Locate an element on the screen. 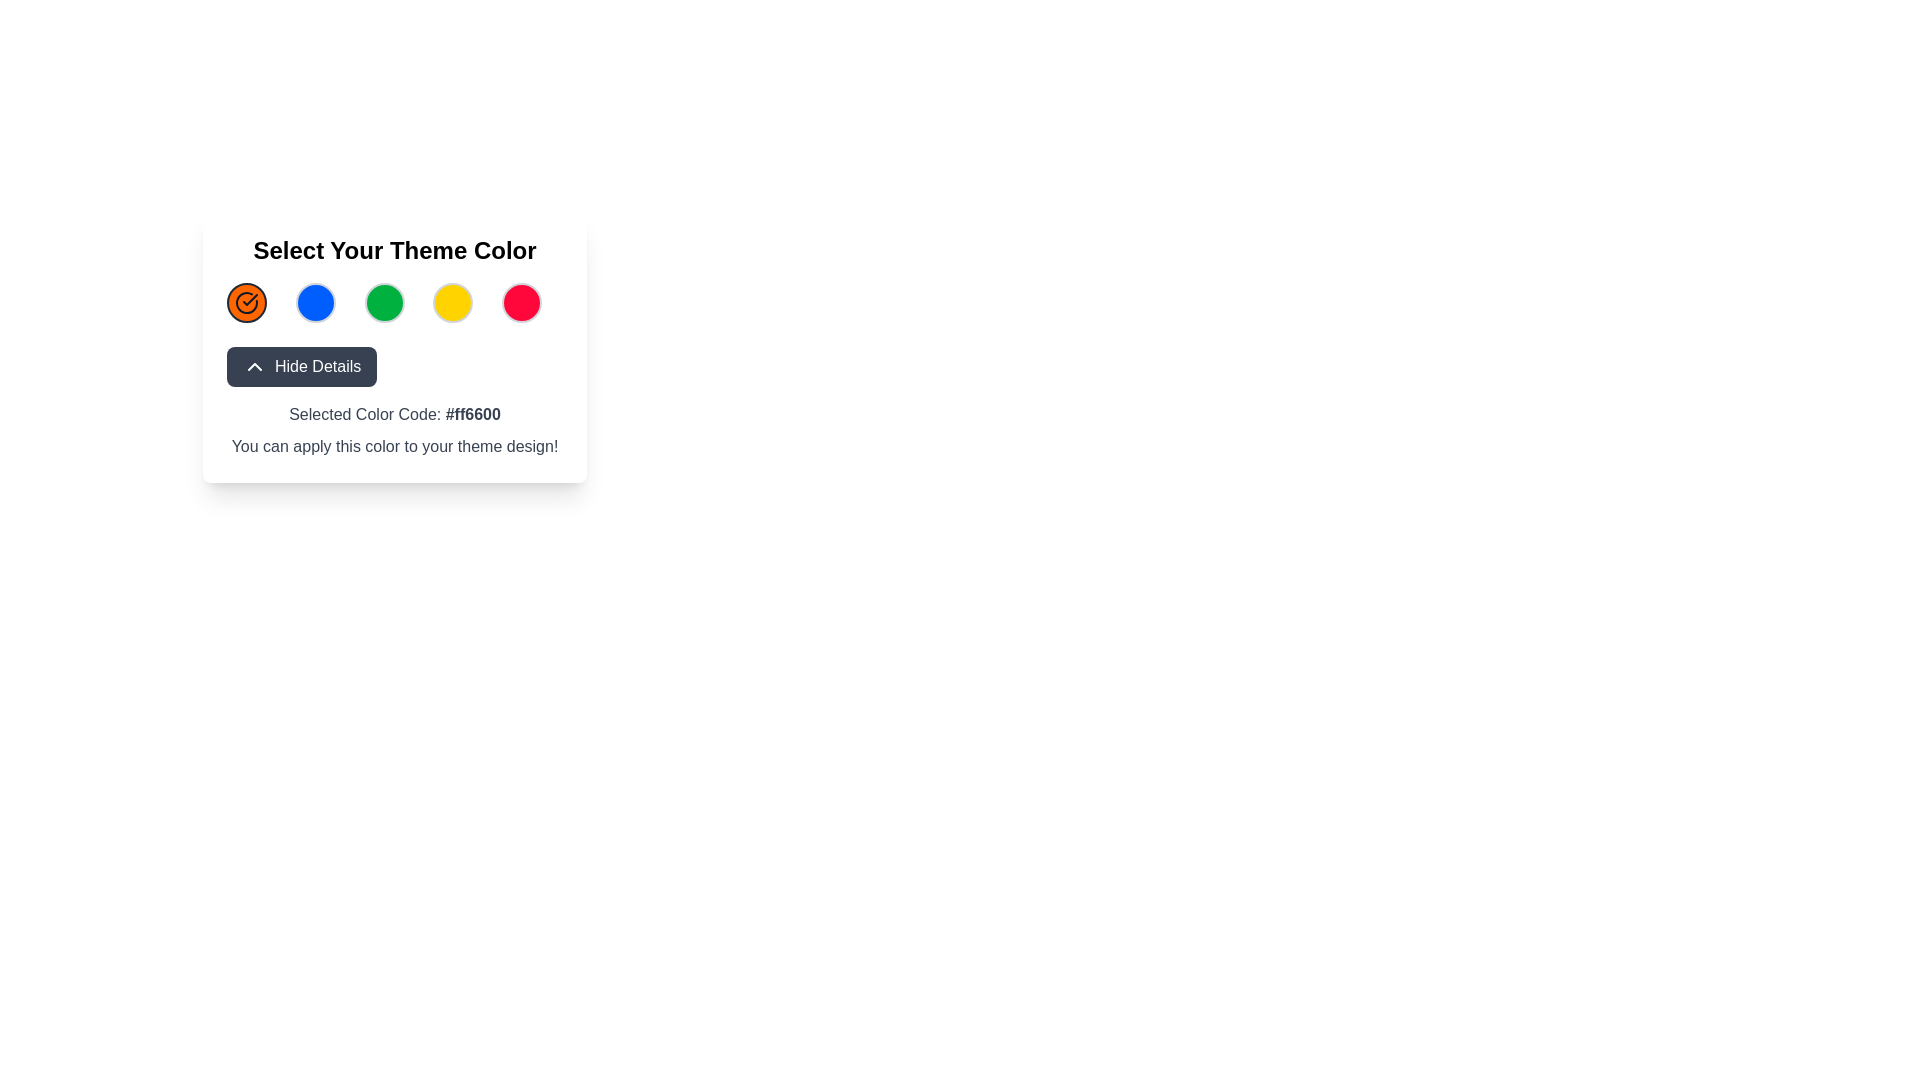  the collapse button with an upward-pointing chevron icon, which hides additional details related to theme selection is located at coordinates (301, 366).